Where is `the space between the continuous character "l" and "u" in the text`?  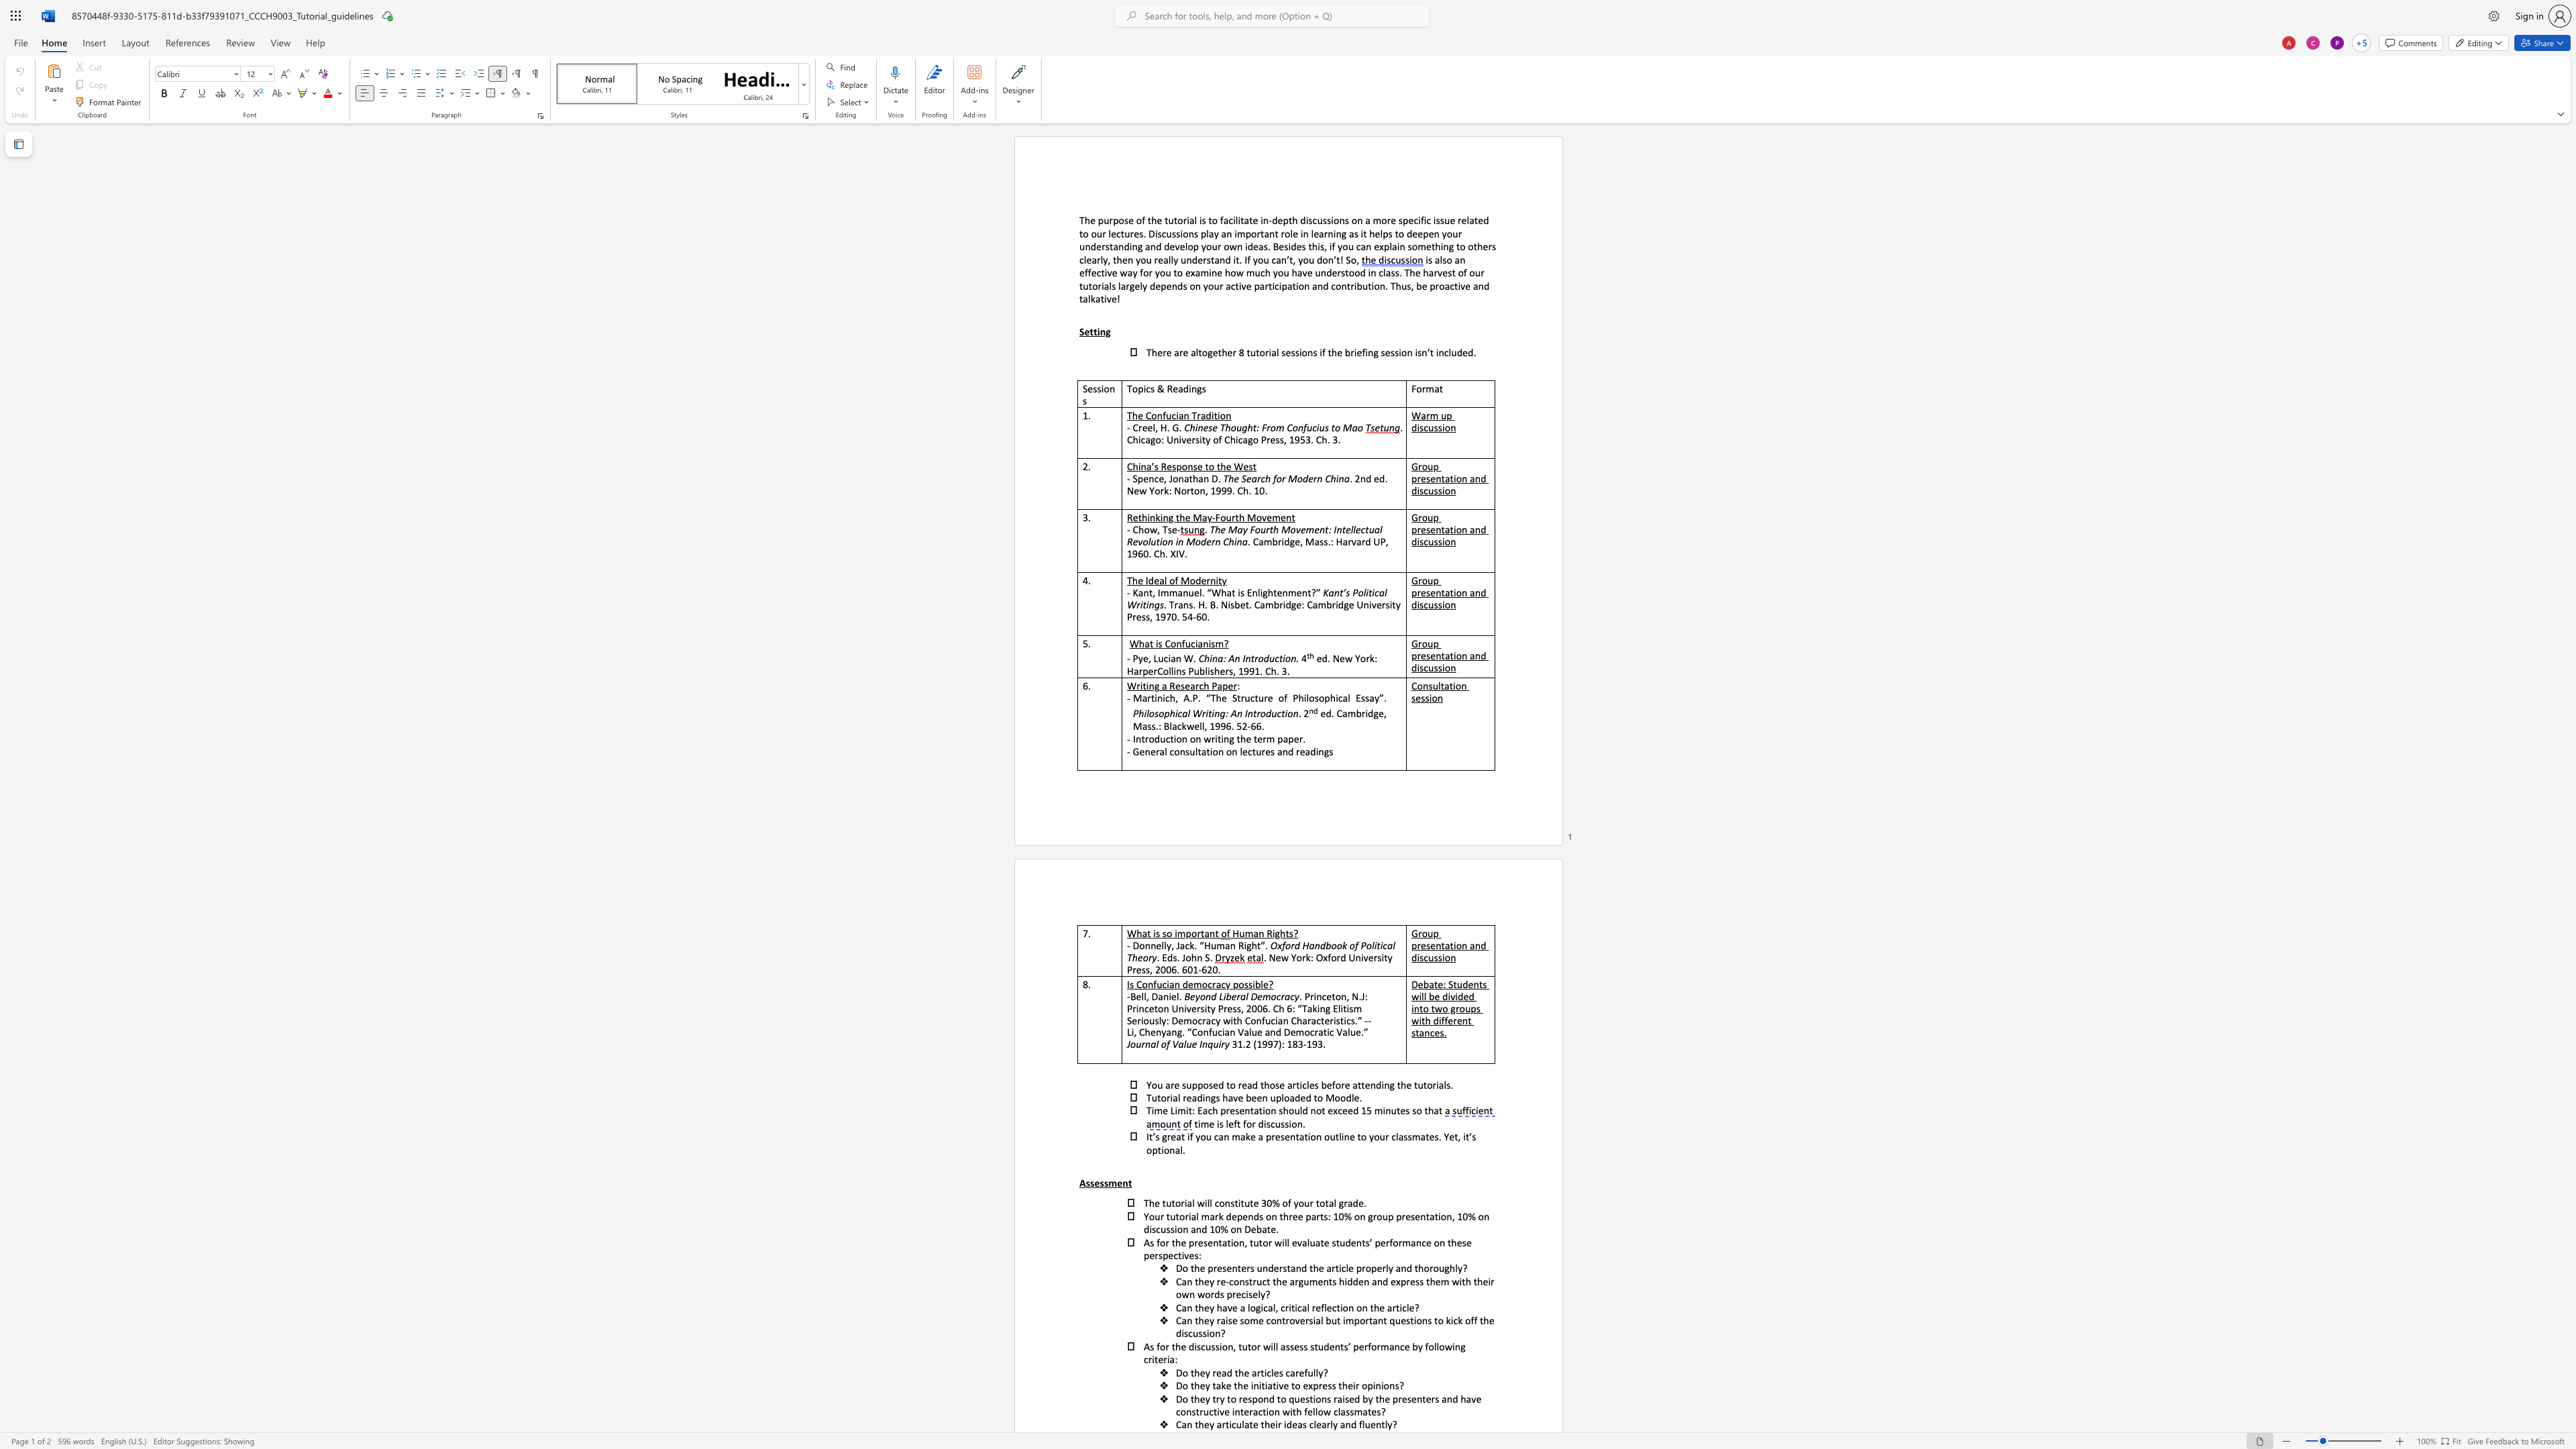
the space between the continuous character "l" and "u" in the text is located at coordinates (1450, 352).